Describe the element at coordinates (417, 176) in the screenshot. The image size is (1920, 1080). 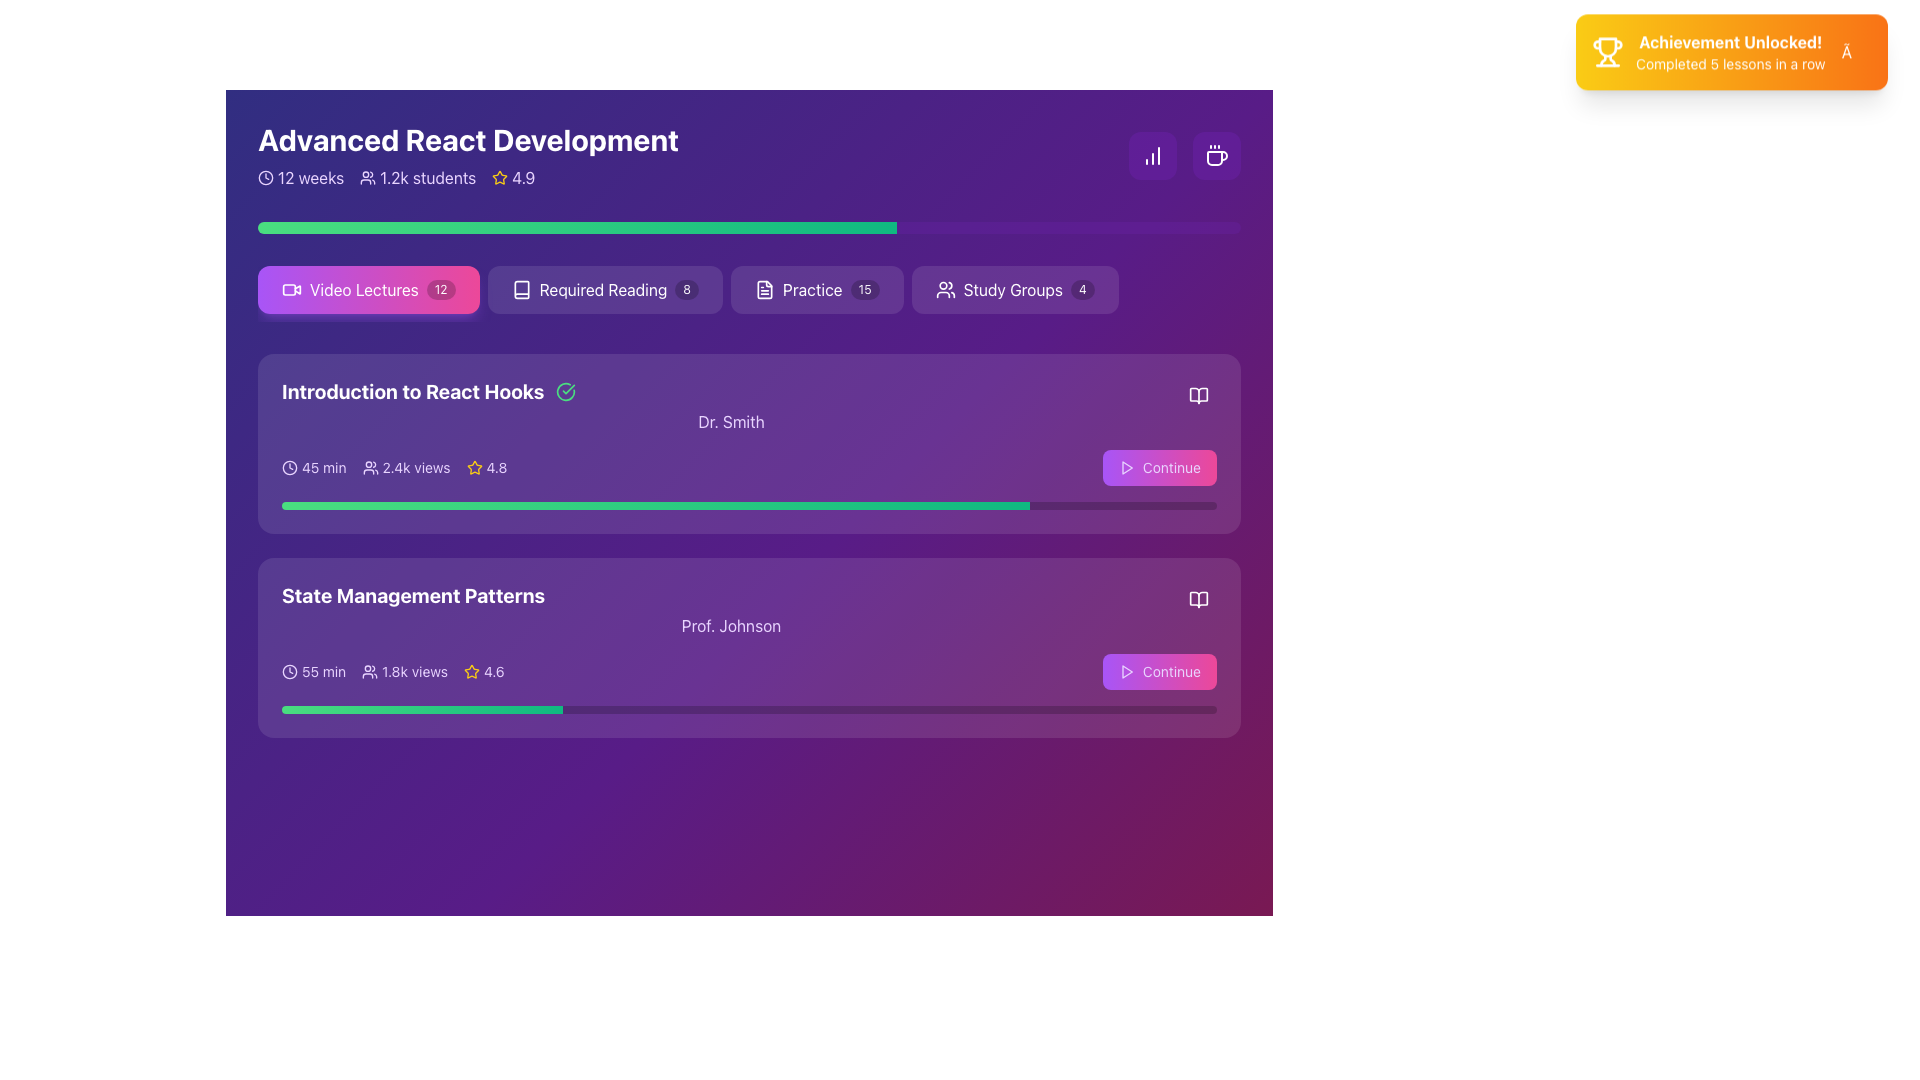
I see `the static text element displaying '1.2k students' with an accompanying icon of two user figures on its left` at that location.